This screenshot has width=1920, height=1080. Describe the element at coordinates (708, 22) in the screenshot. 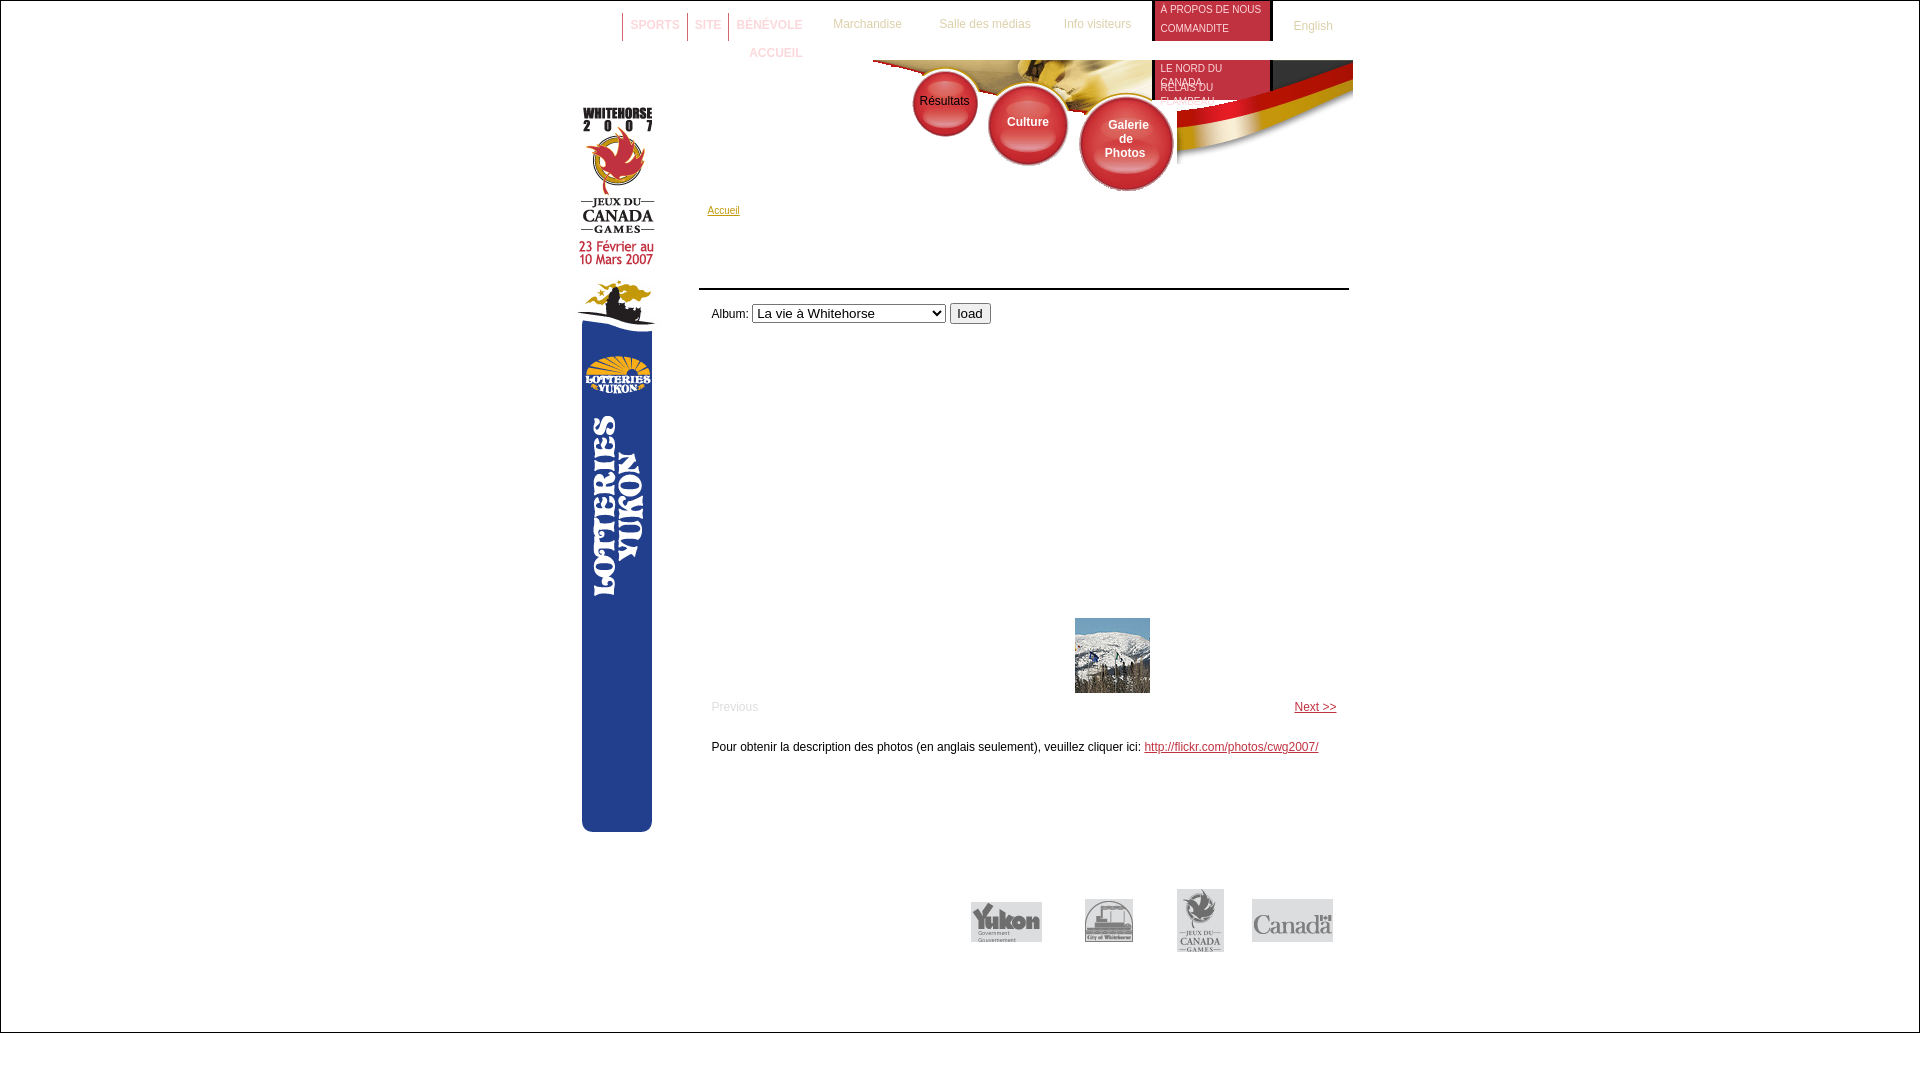

I see `'SITE'` at that location.